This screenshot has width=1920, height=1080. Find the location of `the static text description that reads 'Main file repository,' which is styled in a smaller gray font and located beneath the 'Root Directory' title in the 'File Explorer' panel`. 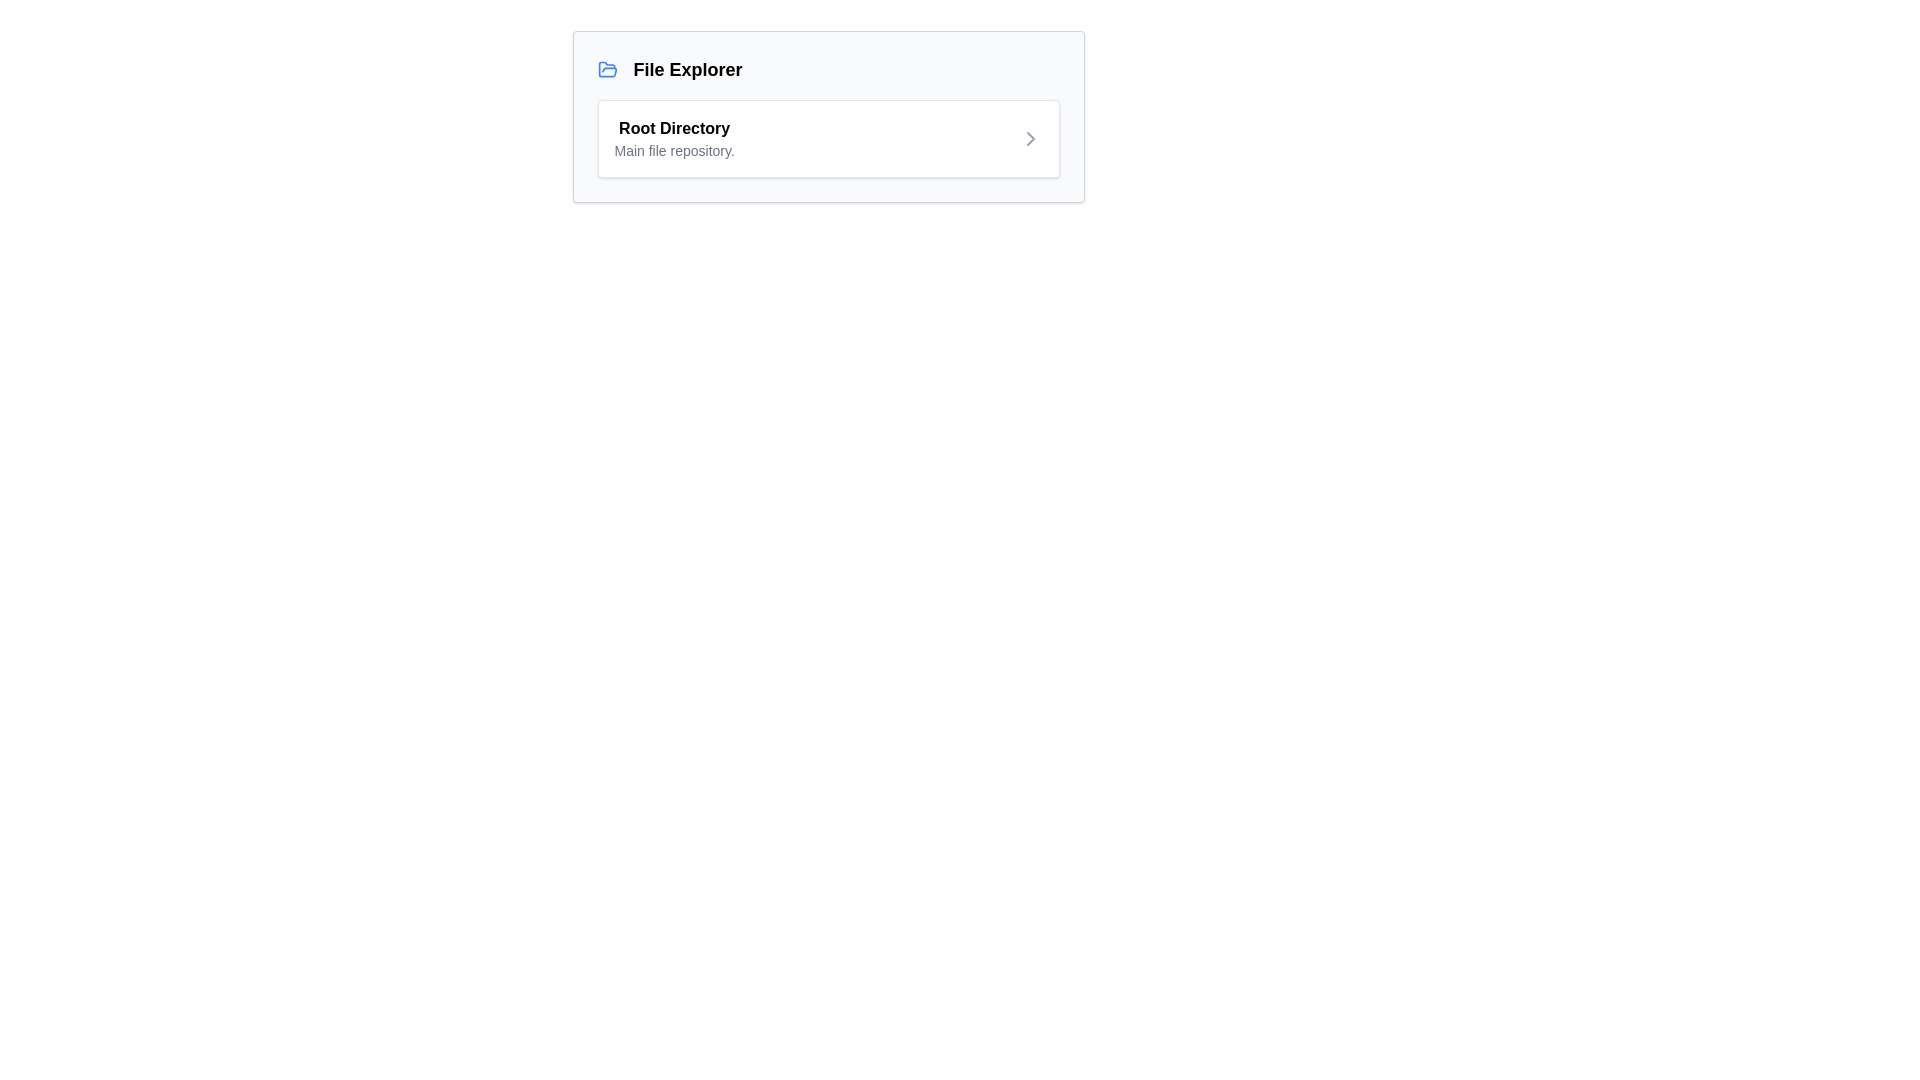

the static text description that reads 'Main file repository,' which is styled in a smaller gray font and located beneath the 'Root Directory' title in the 'File Explorer' panel is located at coordinates (674, 149).